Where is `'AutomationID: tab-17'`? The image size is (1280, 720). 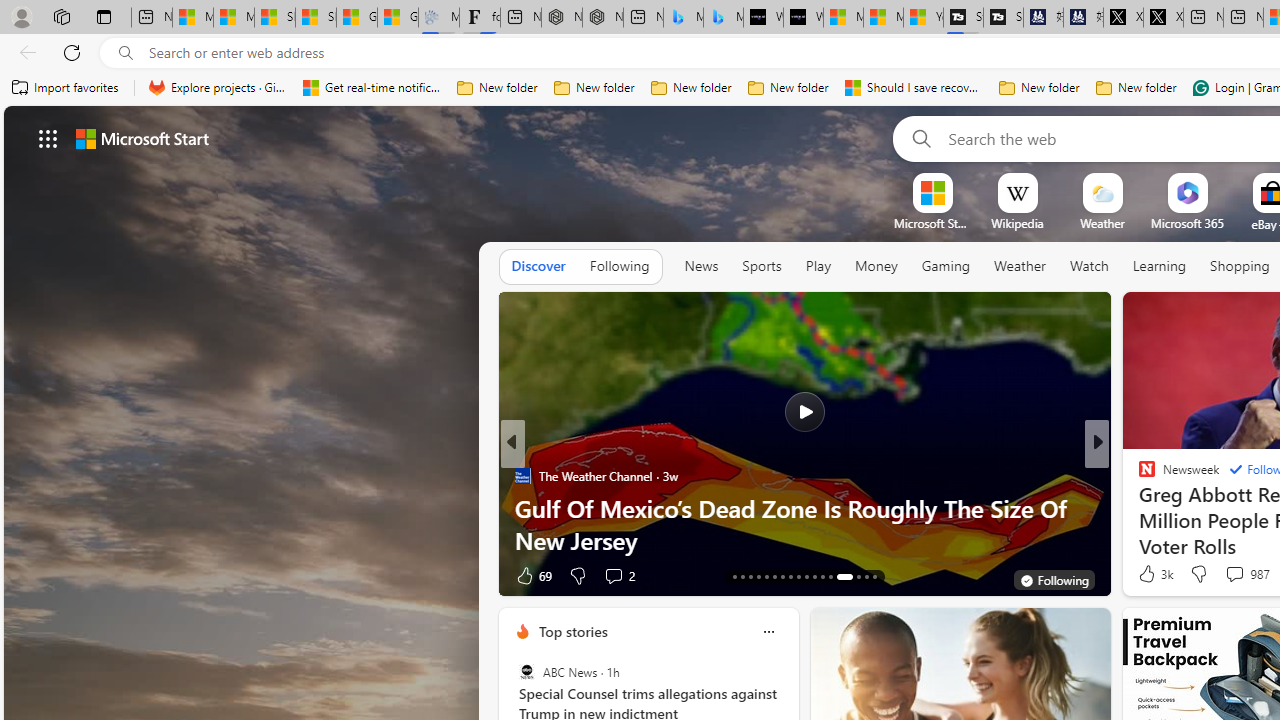
'AutomationID: tab-17' is located at coordinates (765, 577).